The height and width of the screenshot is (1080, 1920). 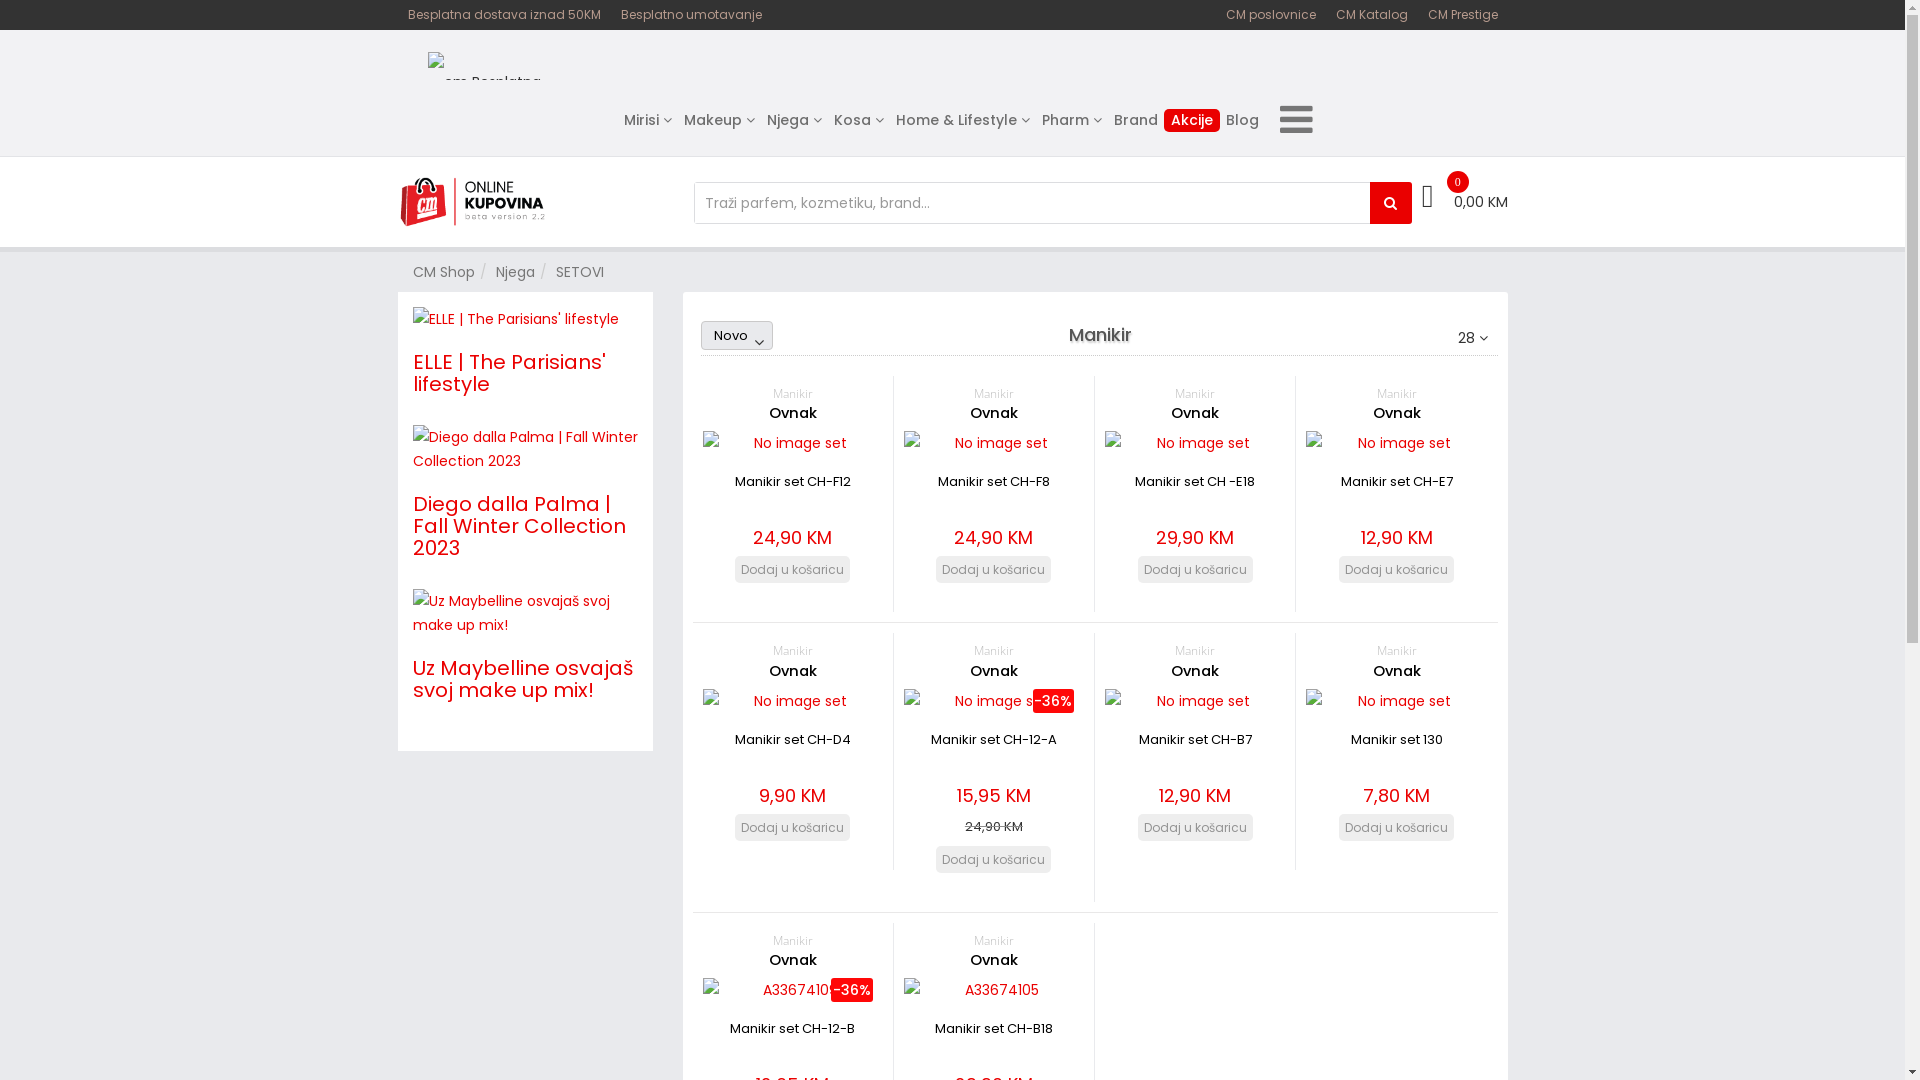 I want to click on 'ELLE | The Parisians' lifestyle', so click(x=508, y=373).